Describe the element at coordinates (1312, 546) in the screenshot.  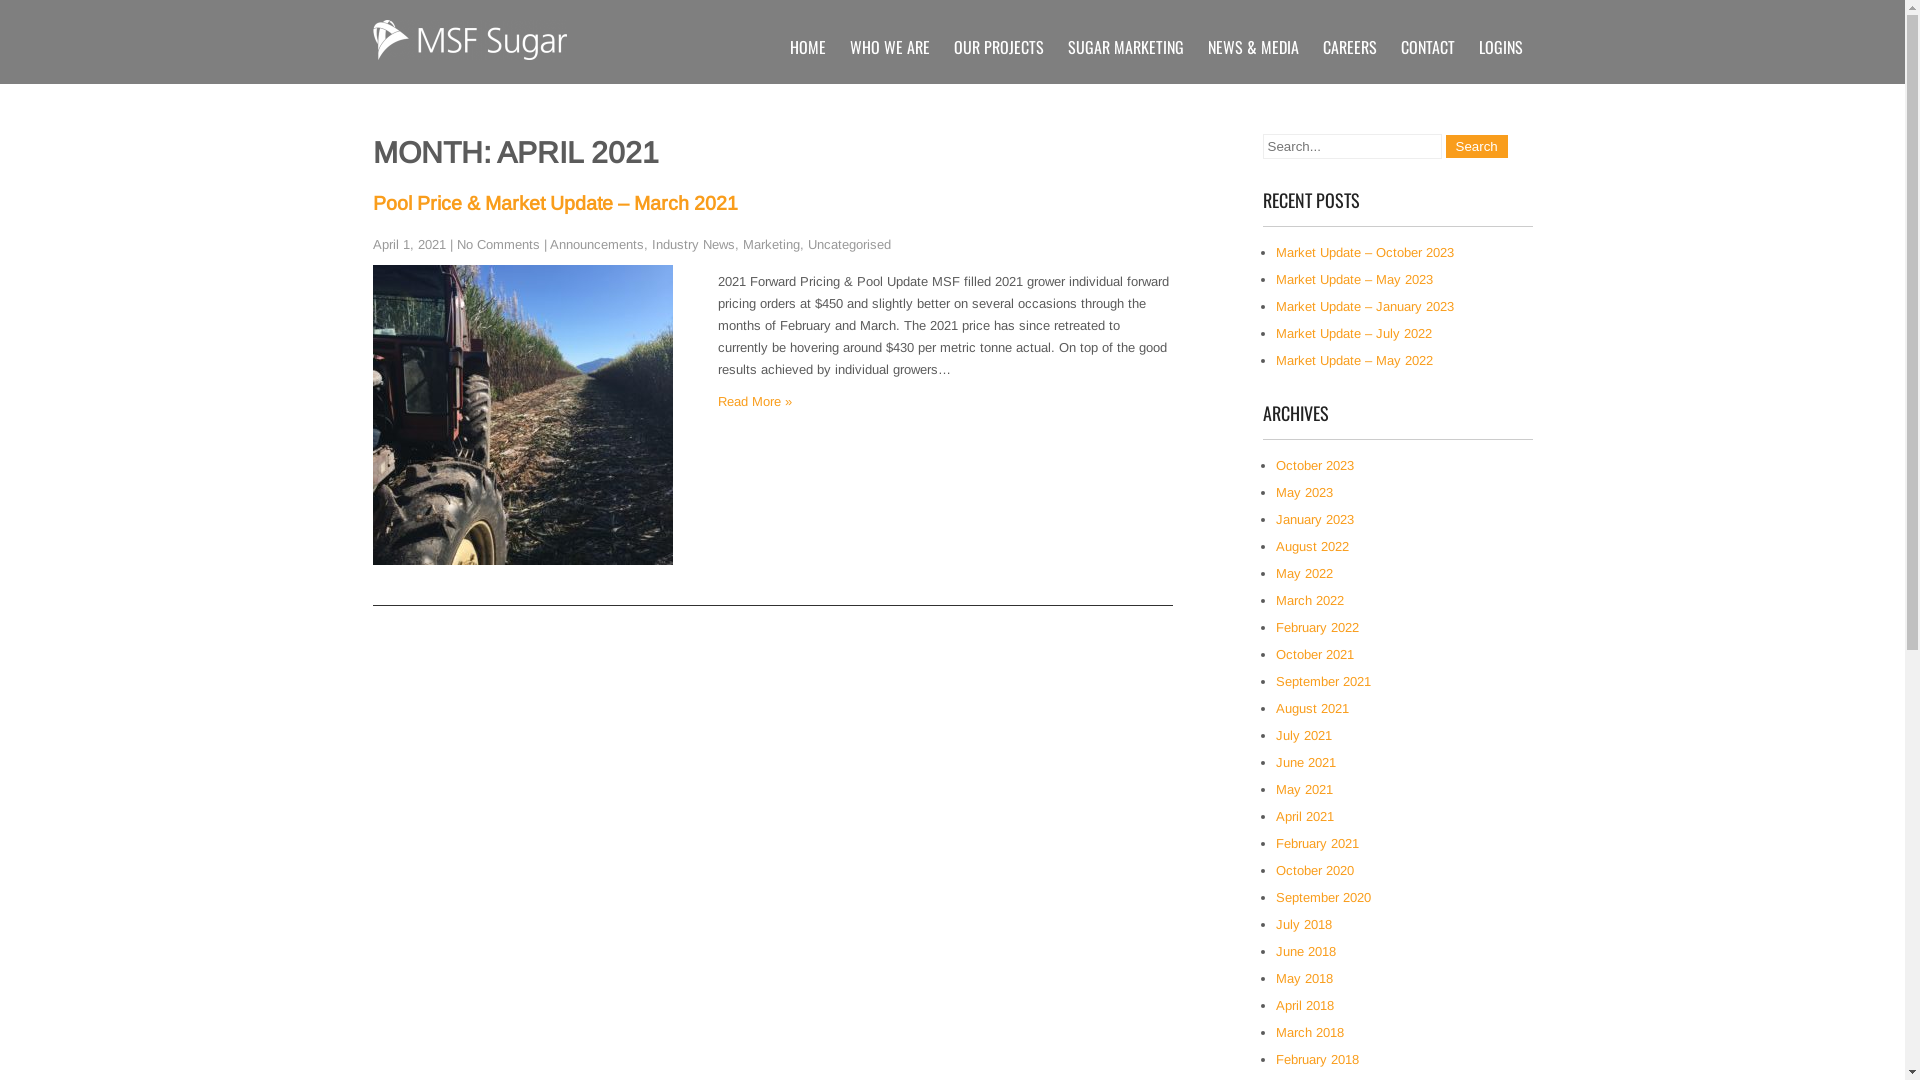
I see `'August 2022'` at that location.